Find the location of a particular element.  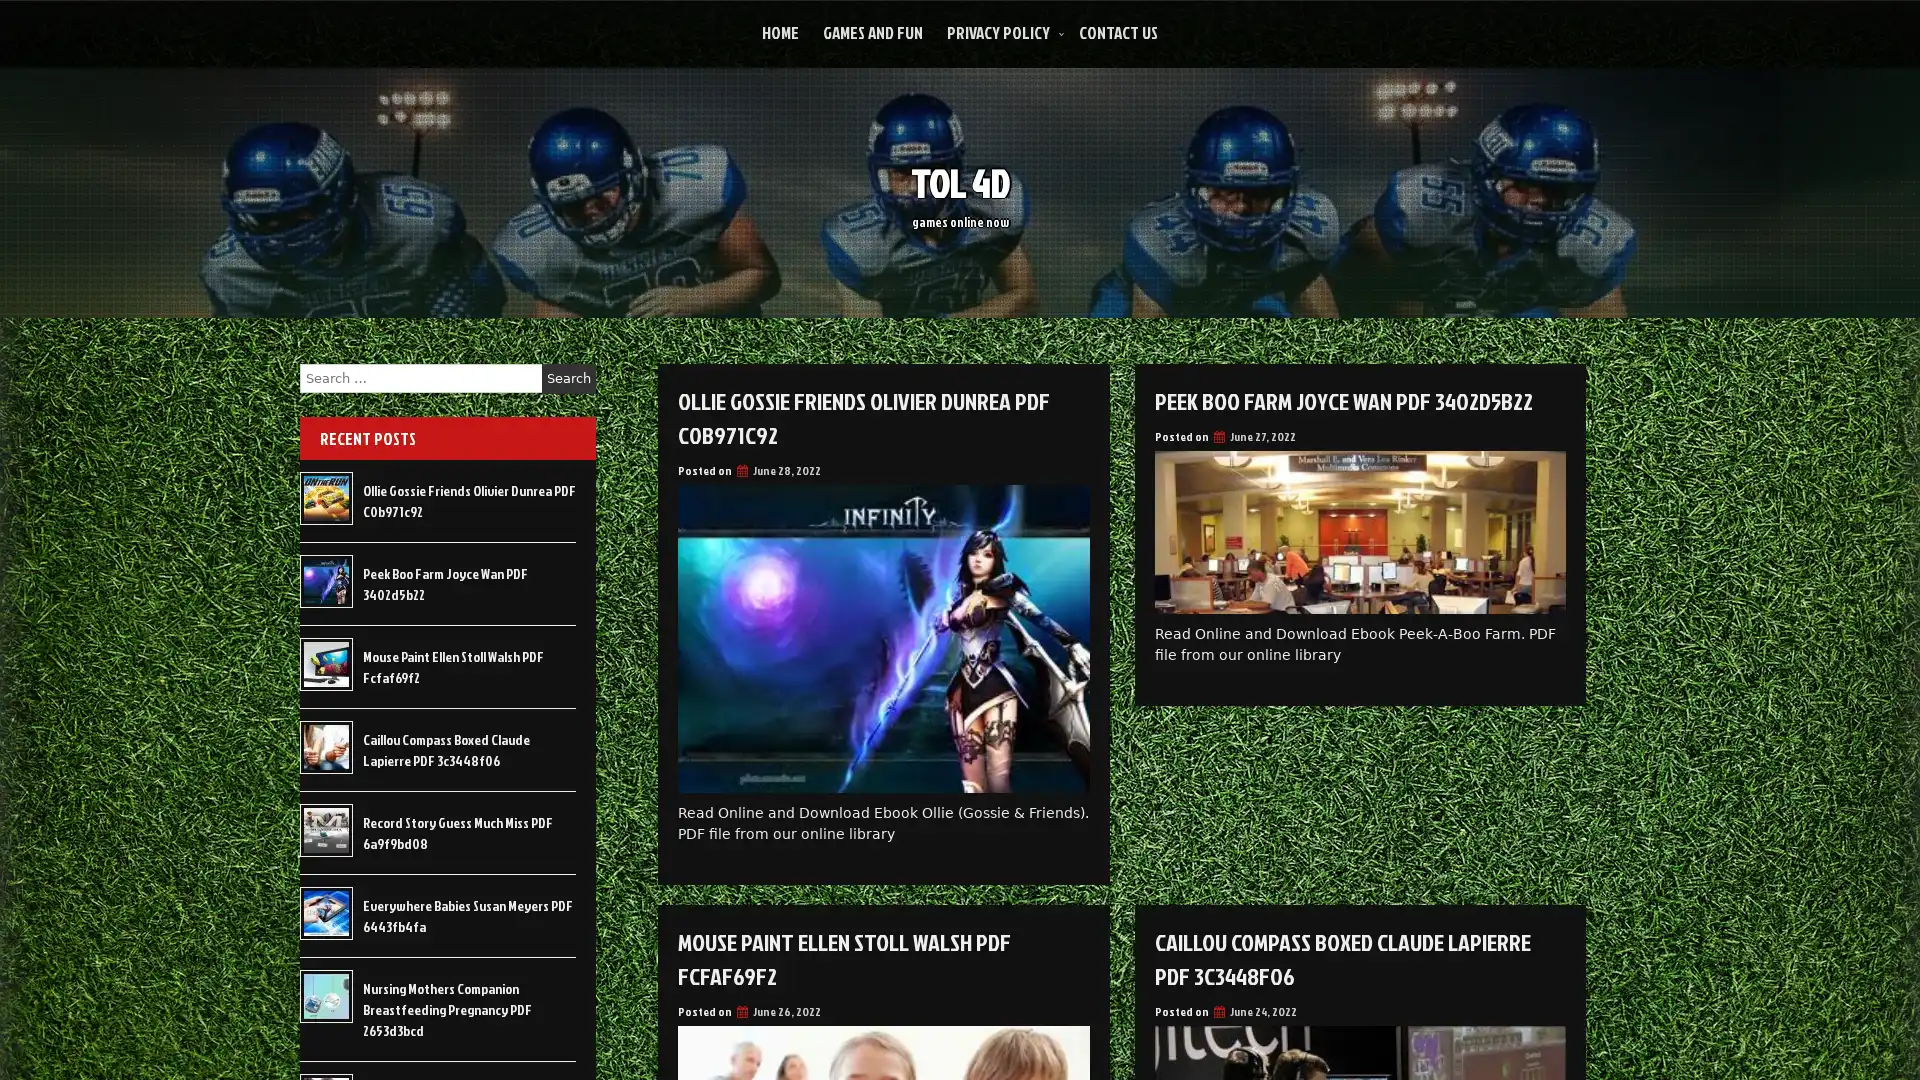

Search is located at coordinates (568, 378).